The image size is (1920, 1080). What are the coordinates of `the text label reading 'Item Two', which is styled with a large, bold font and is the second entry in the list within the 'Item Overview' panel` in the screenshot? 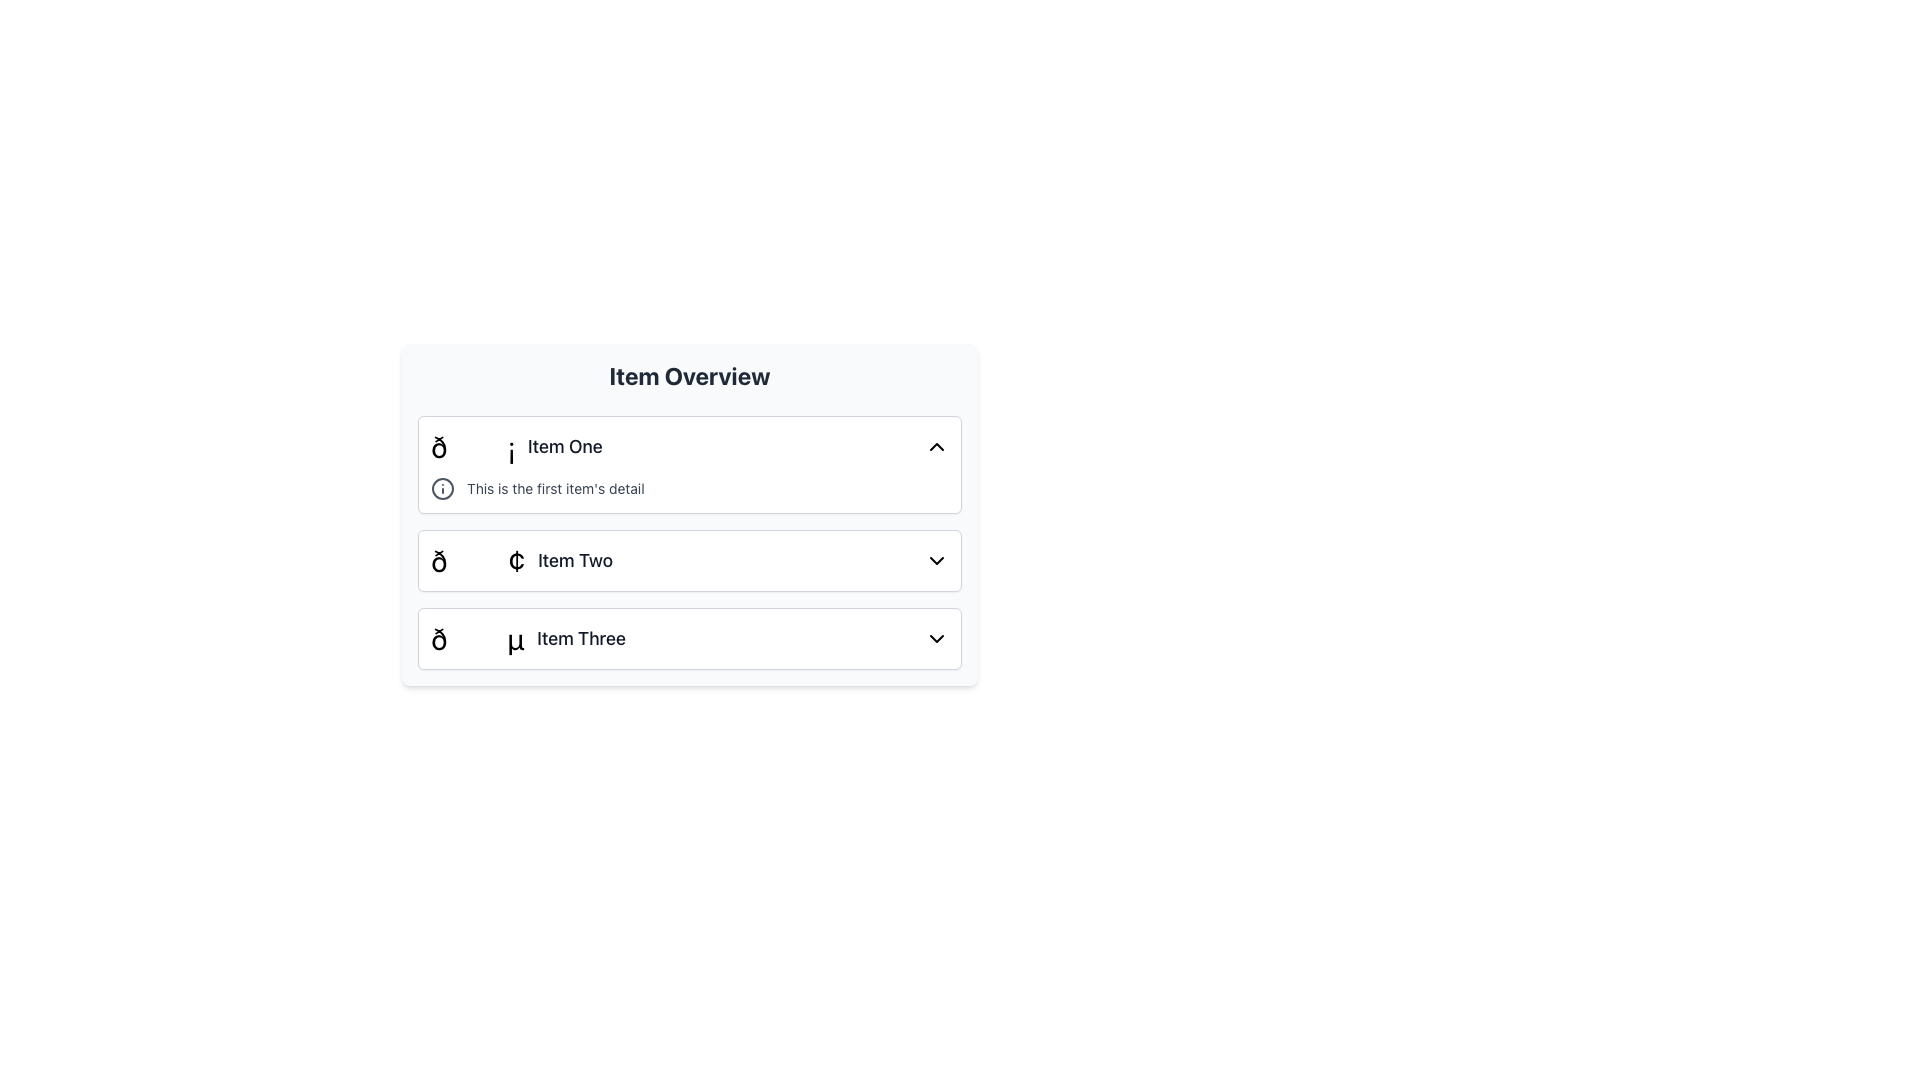 It's located at (574, 560).